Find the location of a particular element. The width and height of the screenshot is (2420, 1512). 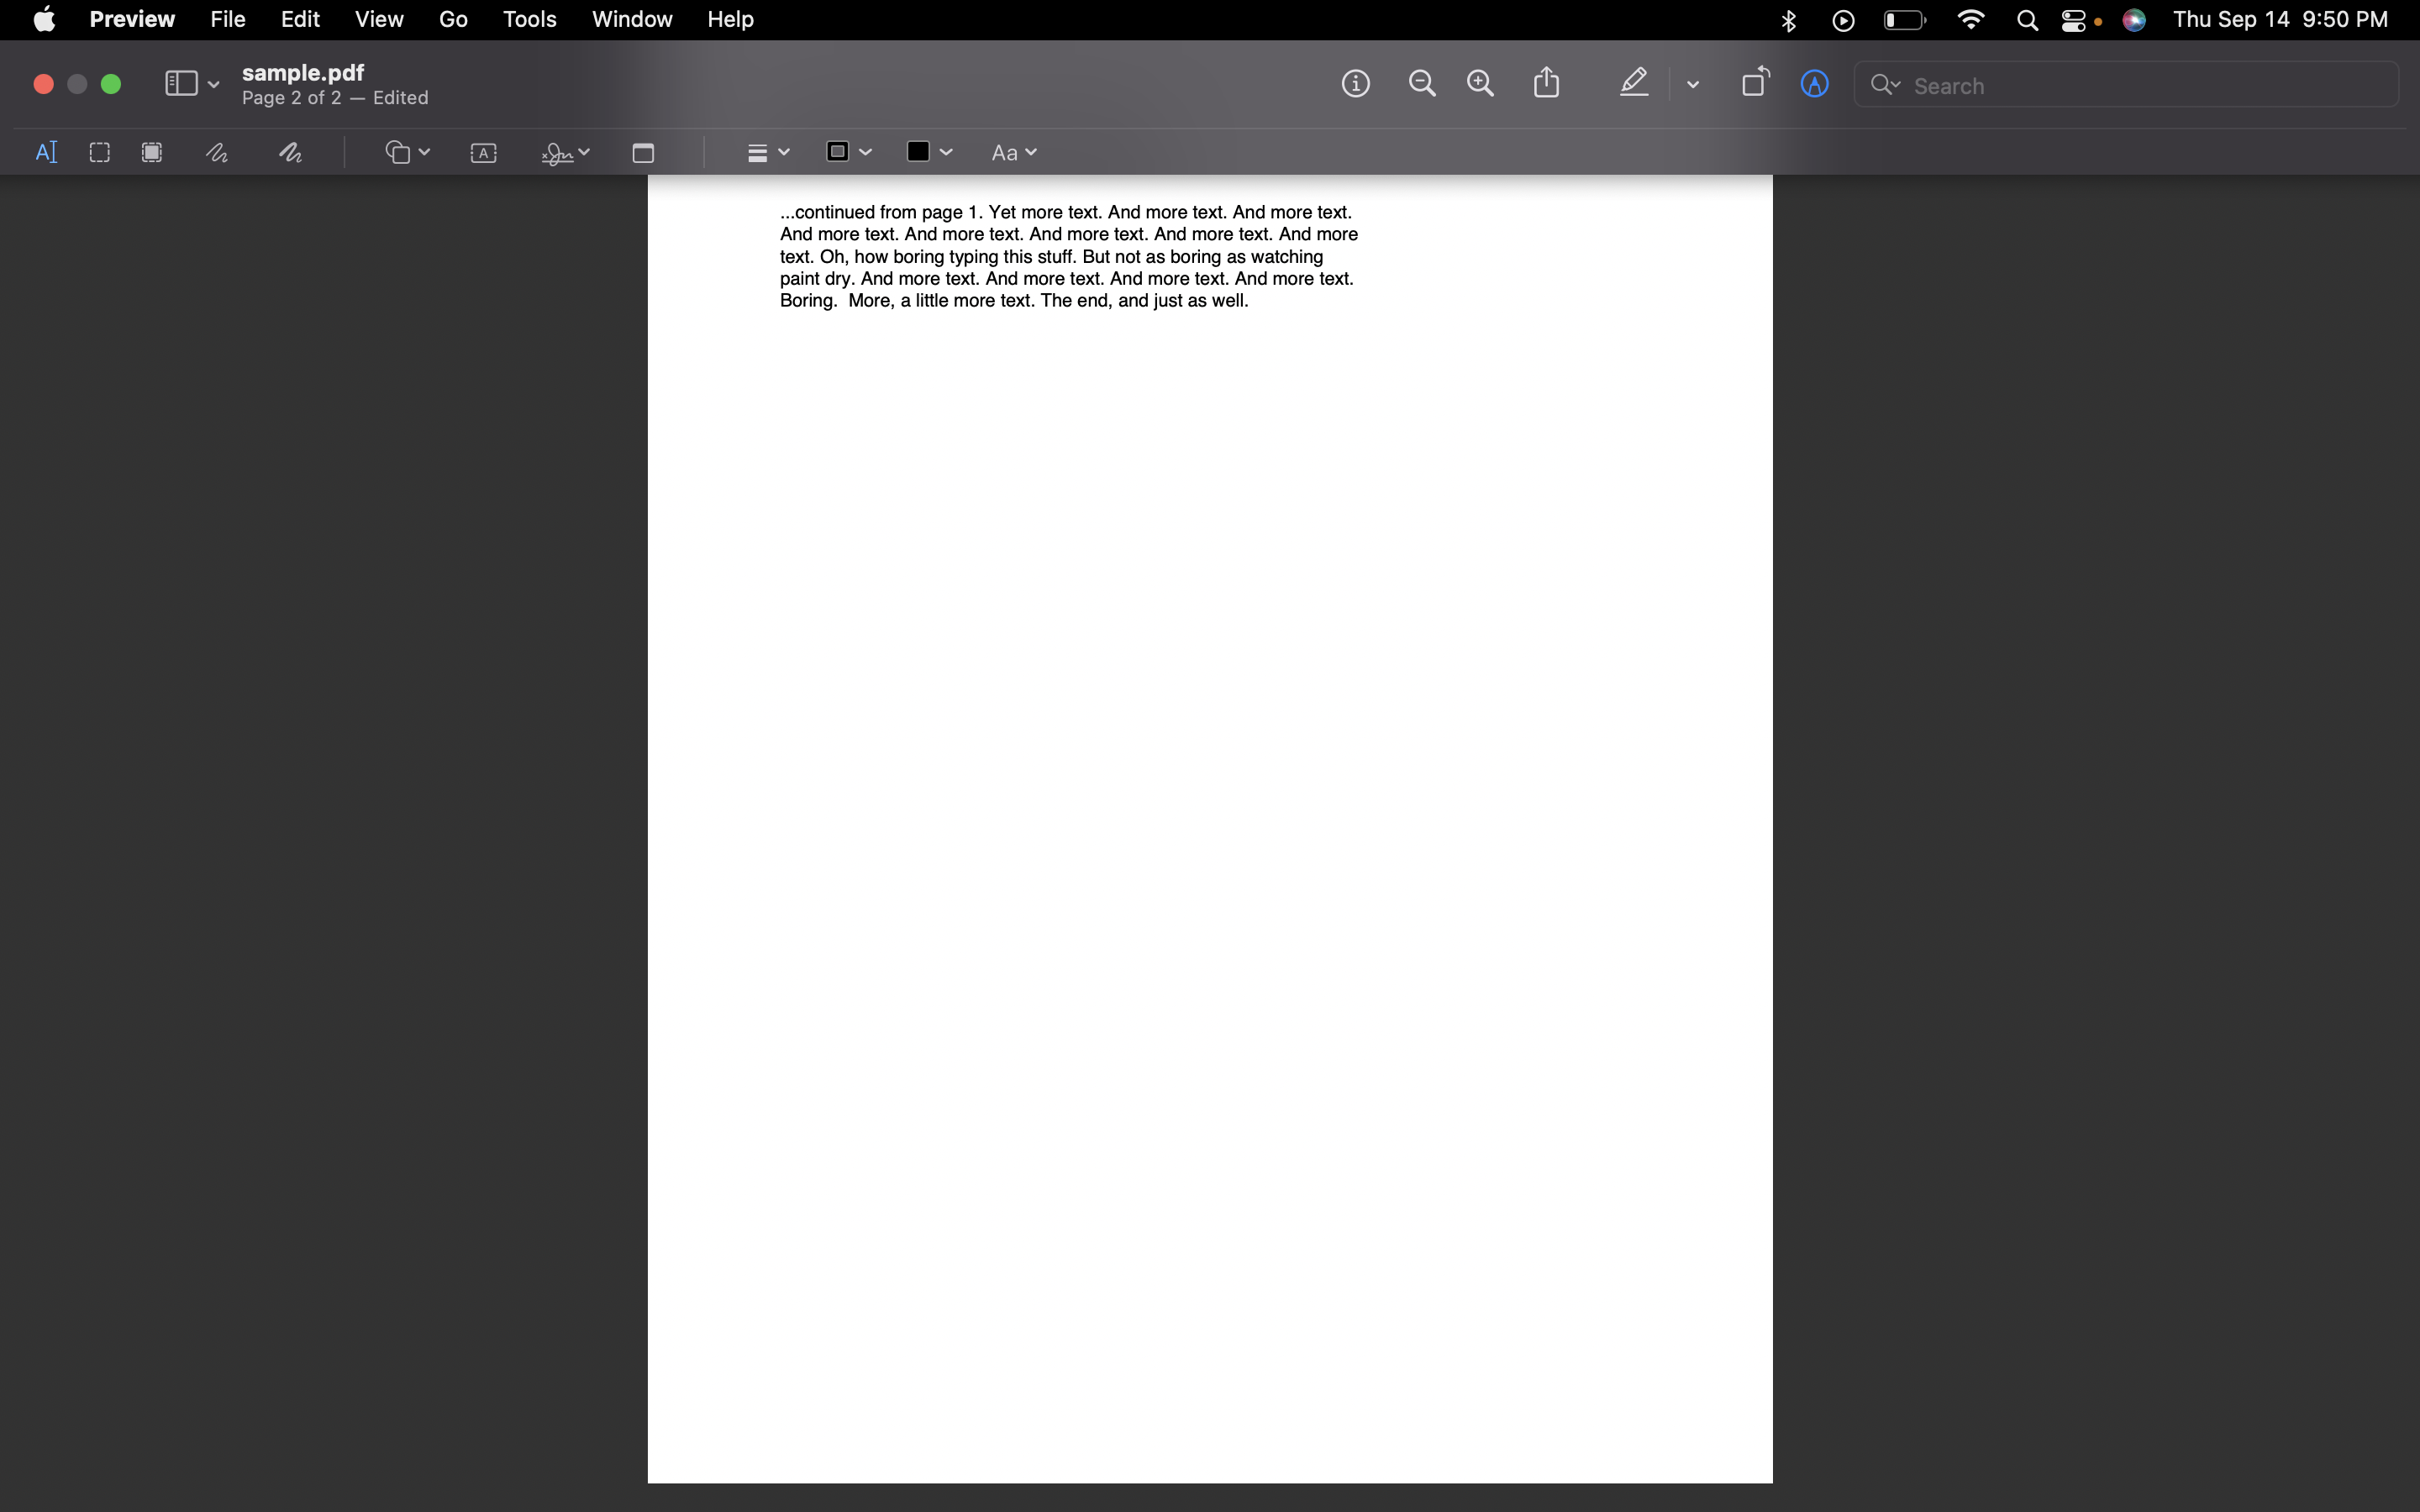

Activate the rectangle selection function is located at coordinates (98, 153).